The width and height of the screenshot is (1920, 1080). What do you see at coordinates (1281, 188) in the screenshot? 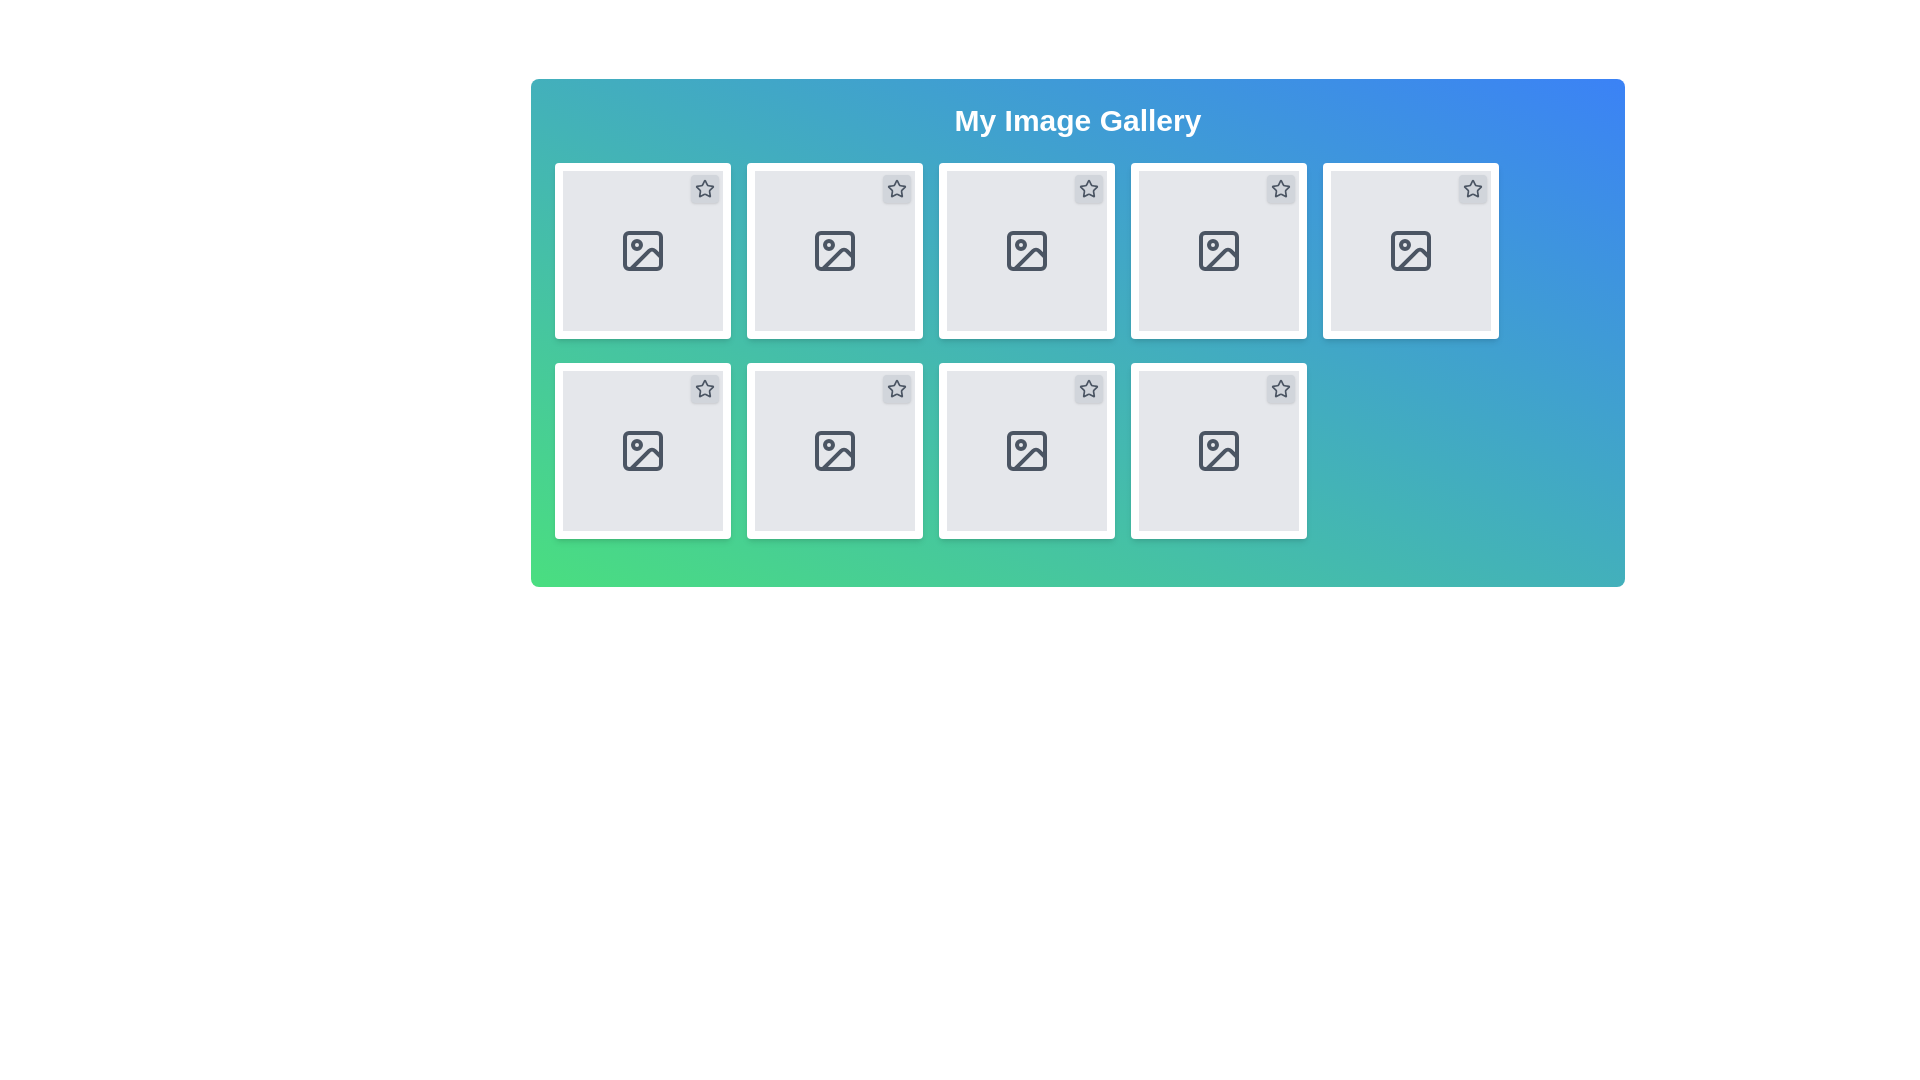
I see `the star-shaped icon in the top row of a 3x4 grid layout` at bounding box center [1281, 188].